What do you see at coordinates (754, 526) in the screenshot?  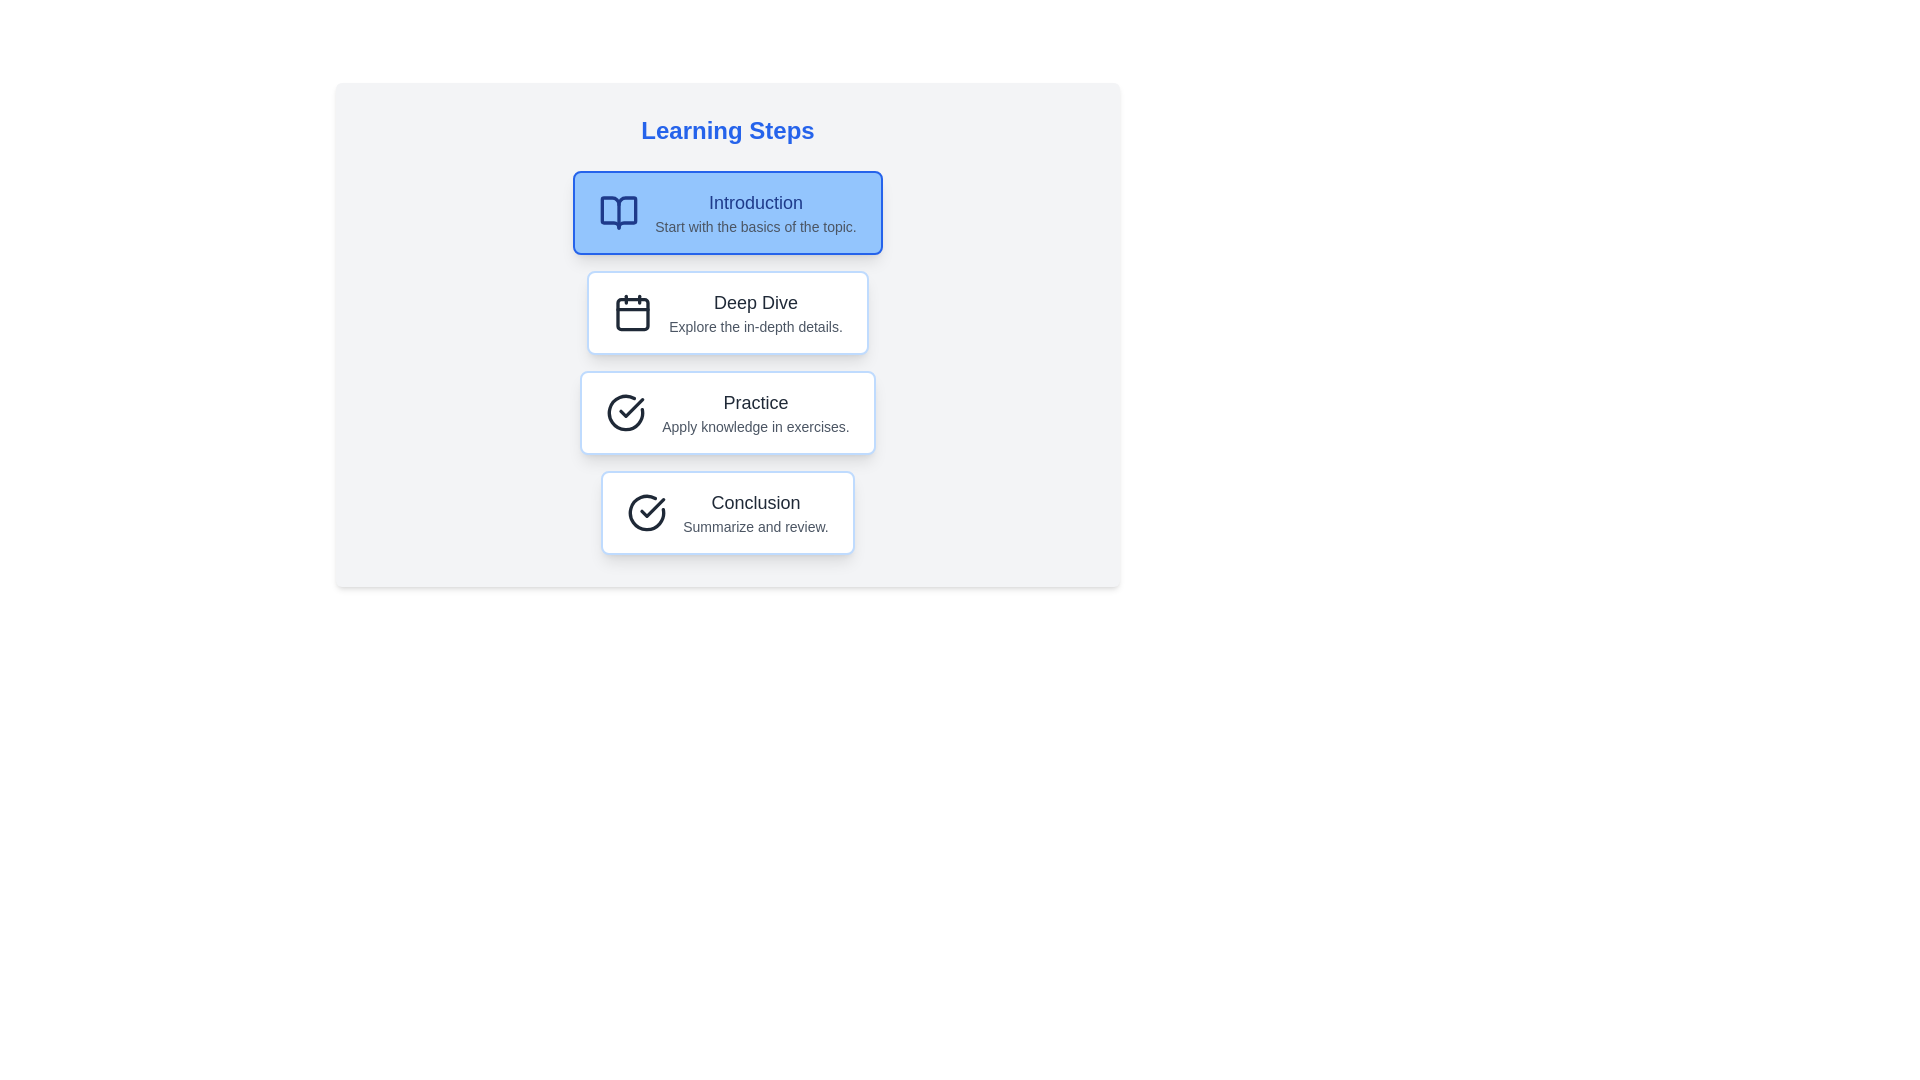 I see `the descriptive subtitle text label located beneath the 'Conclusion' text within the 'Conclusion' card in the lower section of the vertical stack of cards` at bounding box center [754, 526].